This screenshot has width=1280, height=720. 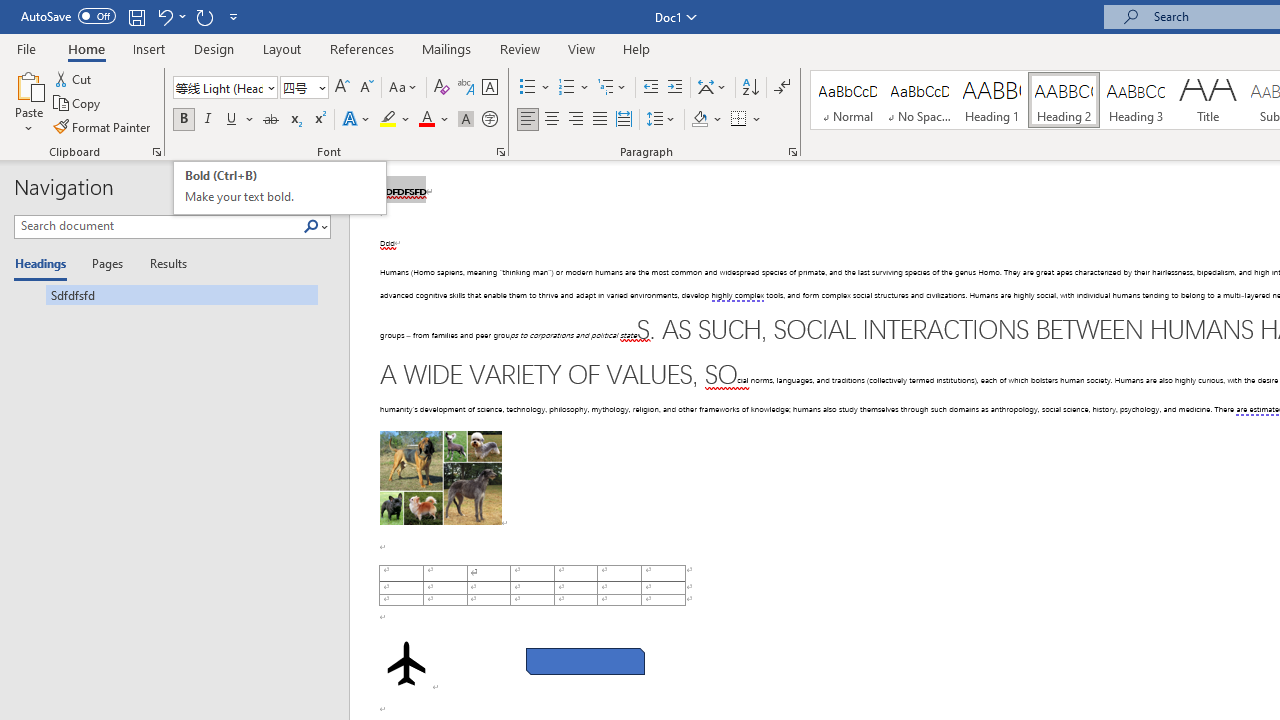 What do you see at coordinates (148, 48) in the screenshot?
I see `'Insert'` at bounding box center [148, 48].